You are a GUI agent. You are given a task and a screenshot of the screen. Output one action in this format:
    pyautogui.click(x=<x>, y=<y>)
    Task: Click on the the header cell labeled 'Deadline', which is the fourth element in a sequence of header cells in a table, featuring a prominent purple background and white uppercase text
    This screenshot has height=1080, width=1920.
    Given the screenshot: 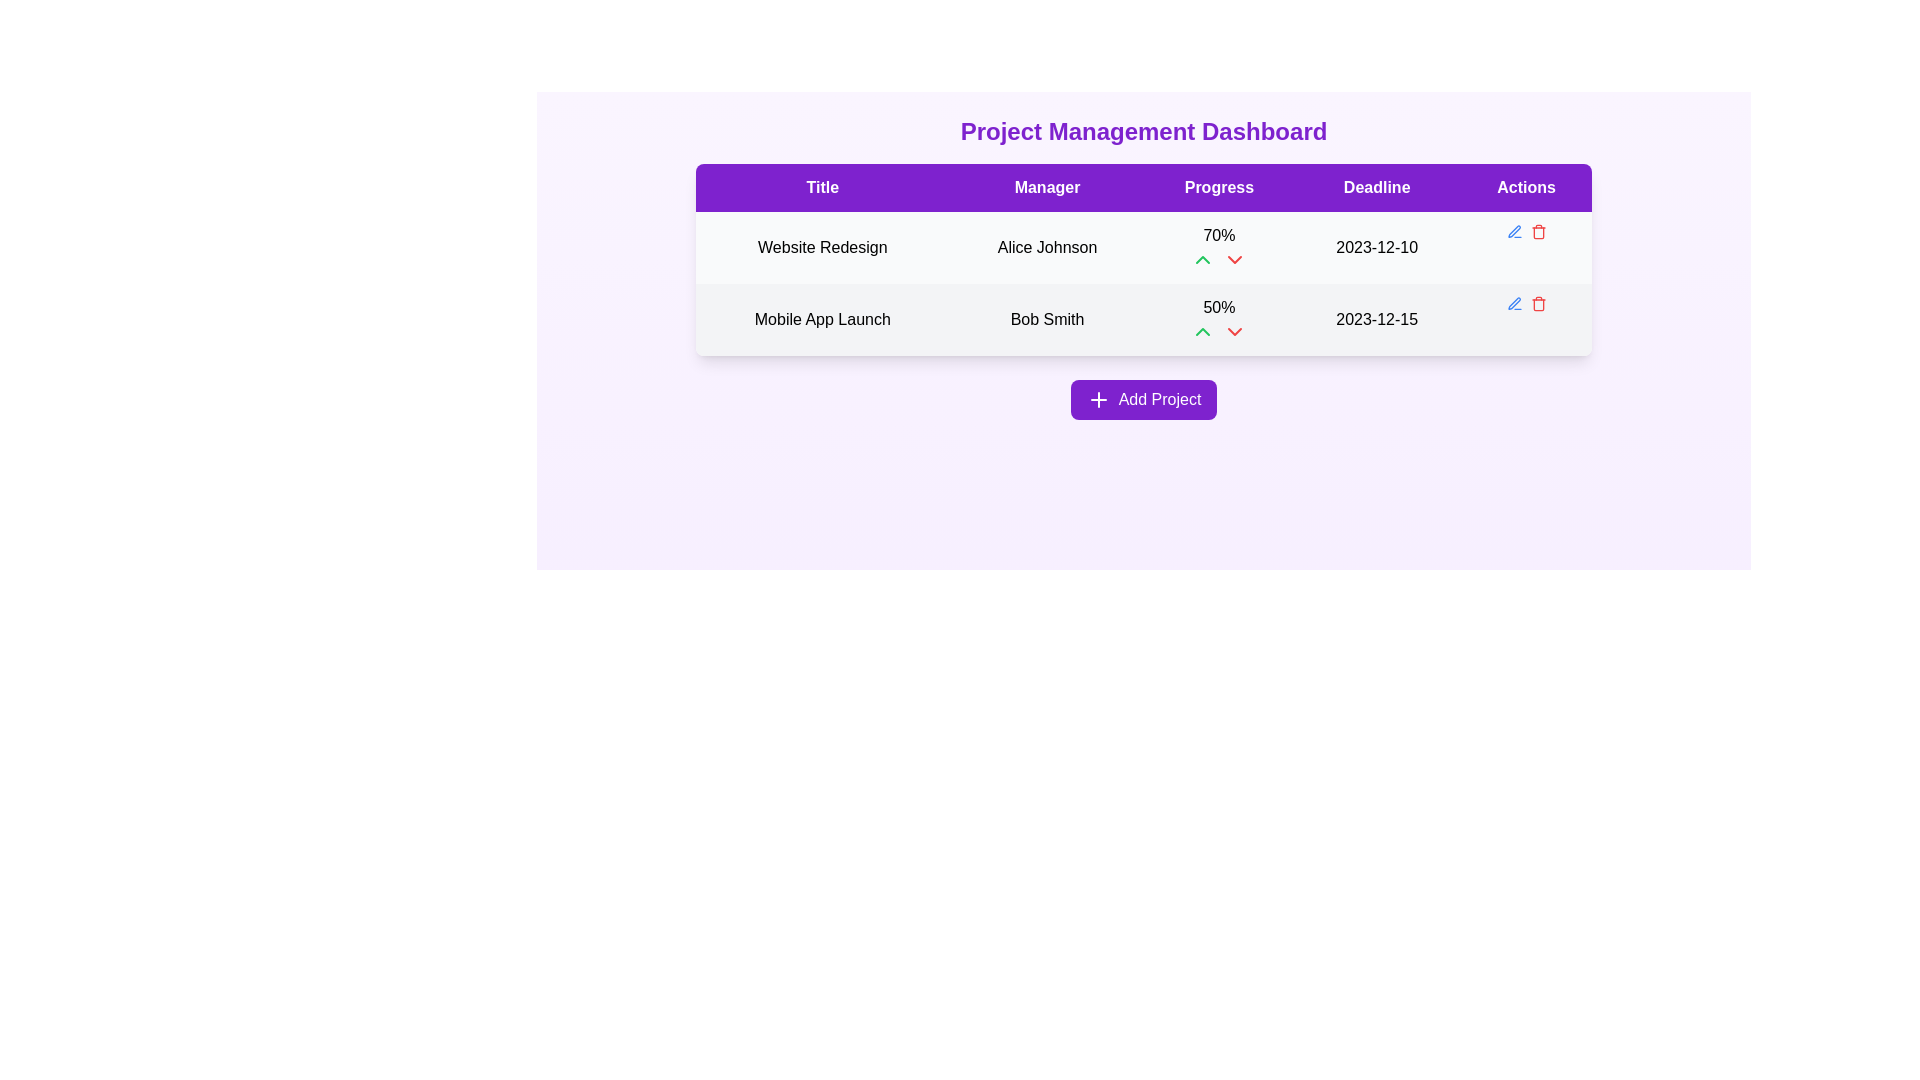 What is the action you would take?
    pyautogui.click(x=1376, y=188)
    